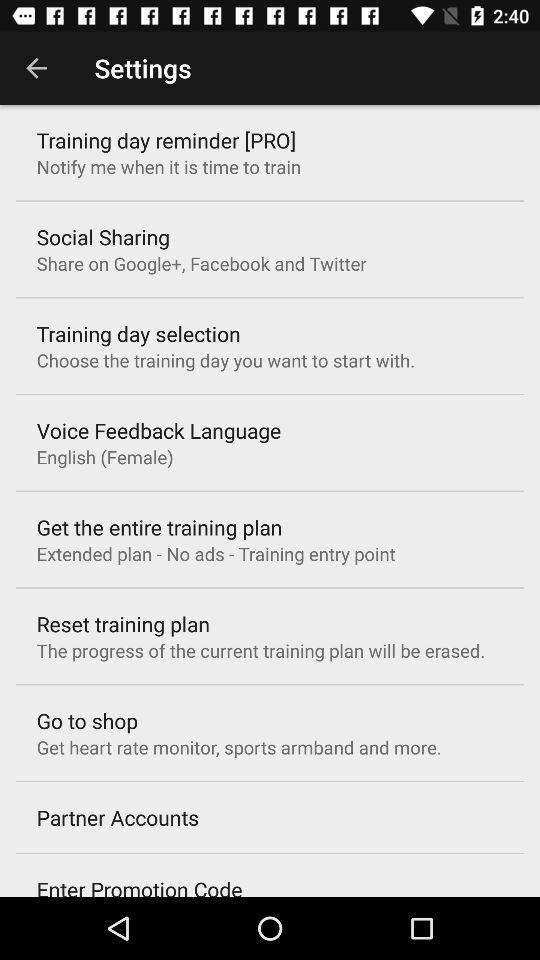 This screenshot has width=540, height=960. I want to click on partner accounts item, so click(117, 817).